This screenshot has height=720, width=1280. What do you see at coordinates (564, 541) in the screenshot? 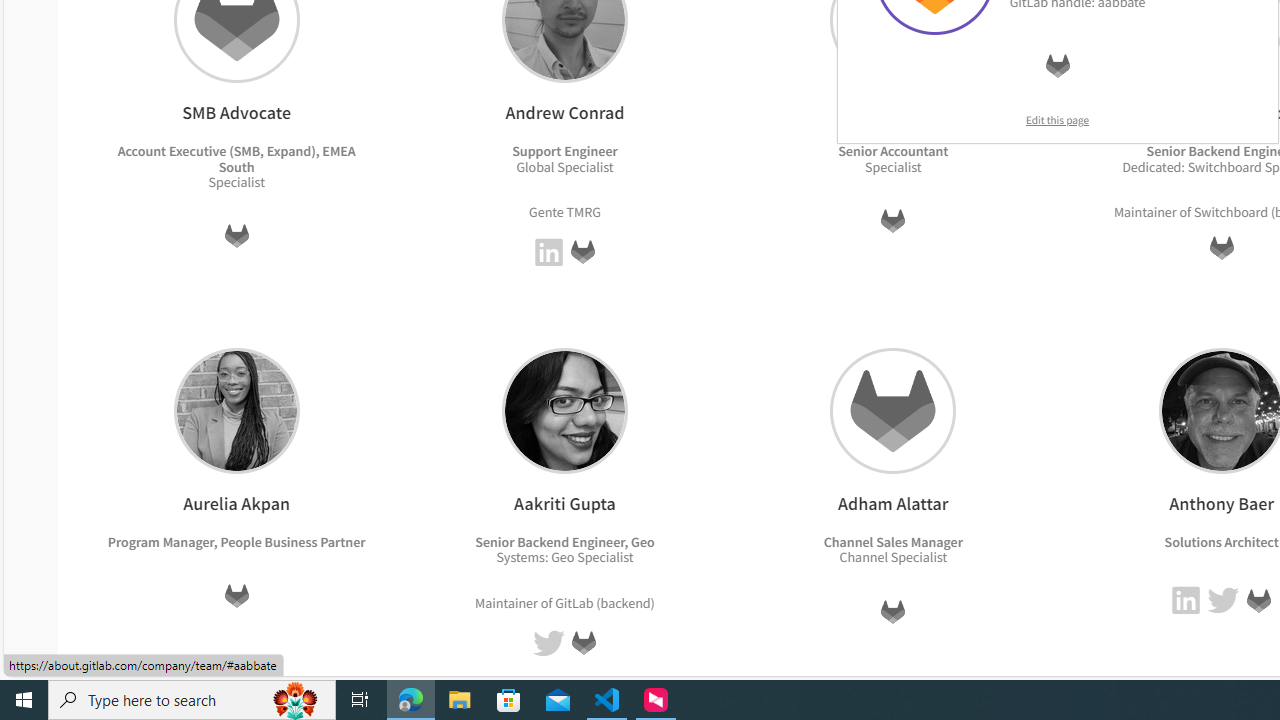
I see `'Senior Backend Engineer, Geo'` at bounding box center [564, 541].